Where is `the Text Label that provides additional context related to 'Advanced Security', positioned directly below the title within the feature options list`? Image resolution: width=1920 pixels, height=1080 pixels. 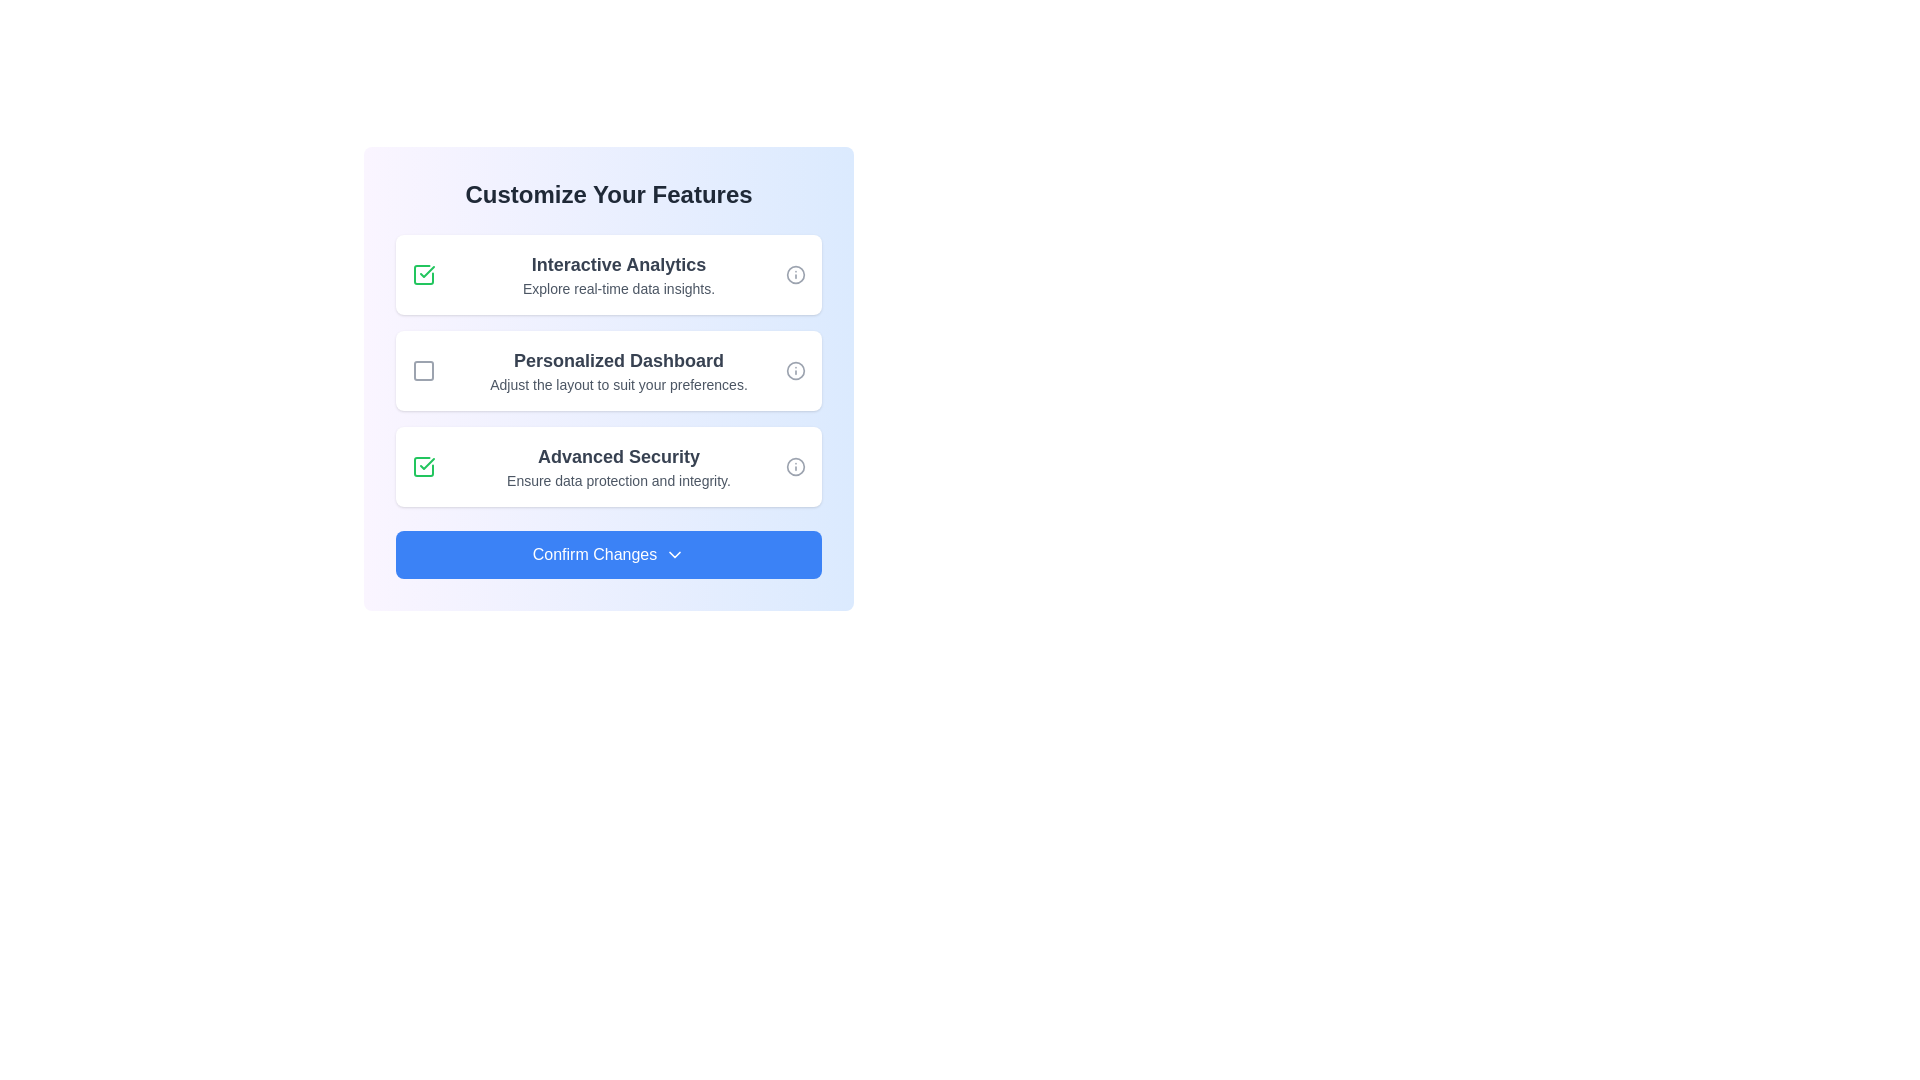 the Text Label that provides additional context related to 'Advanced Security', positioned directly below the title within the feature options list is located at coordinates (618, 481).